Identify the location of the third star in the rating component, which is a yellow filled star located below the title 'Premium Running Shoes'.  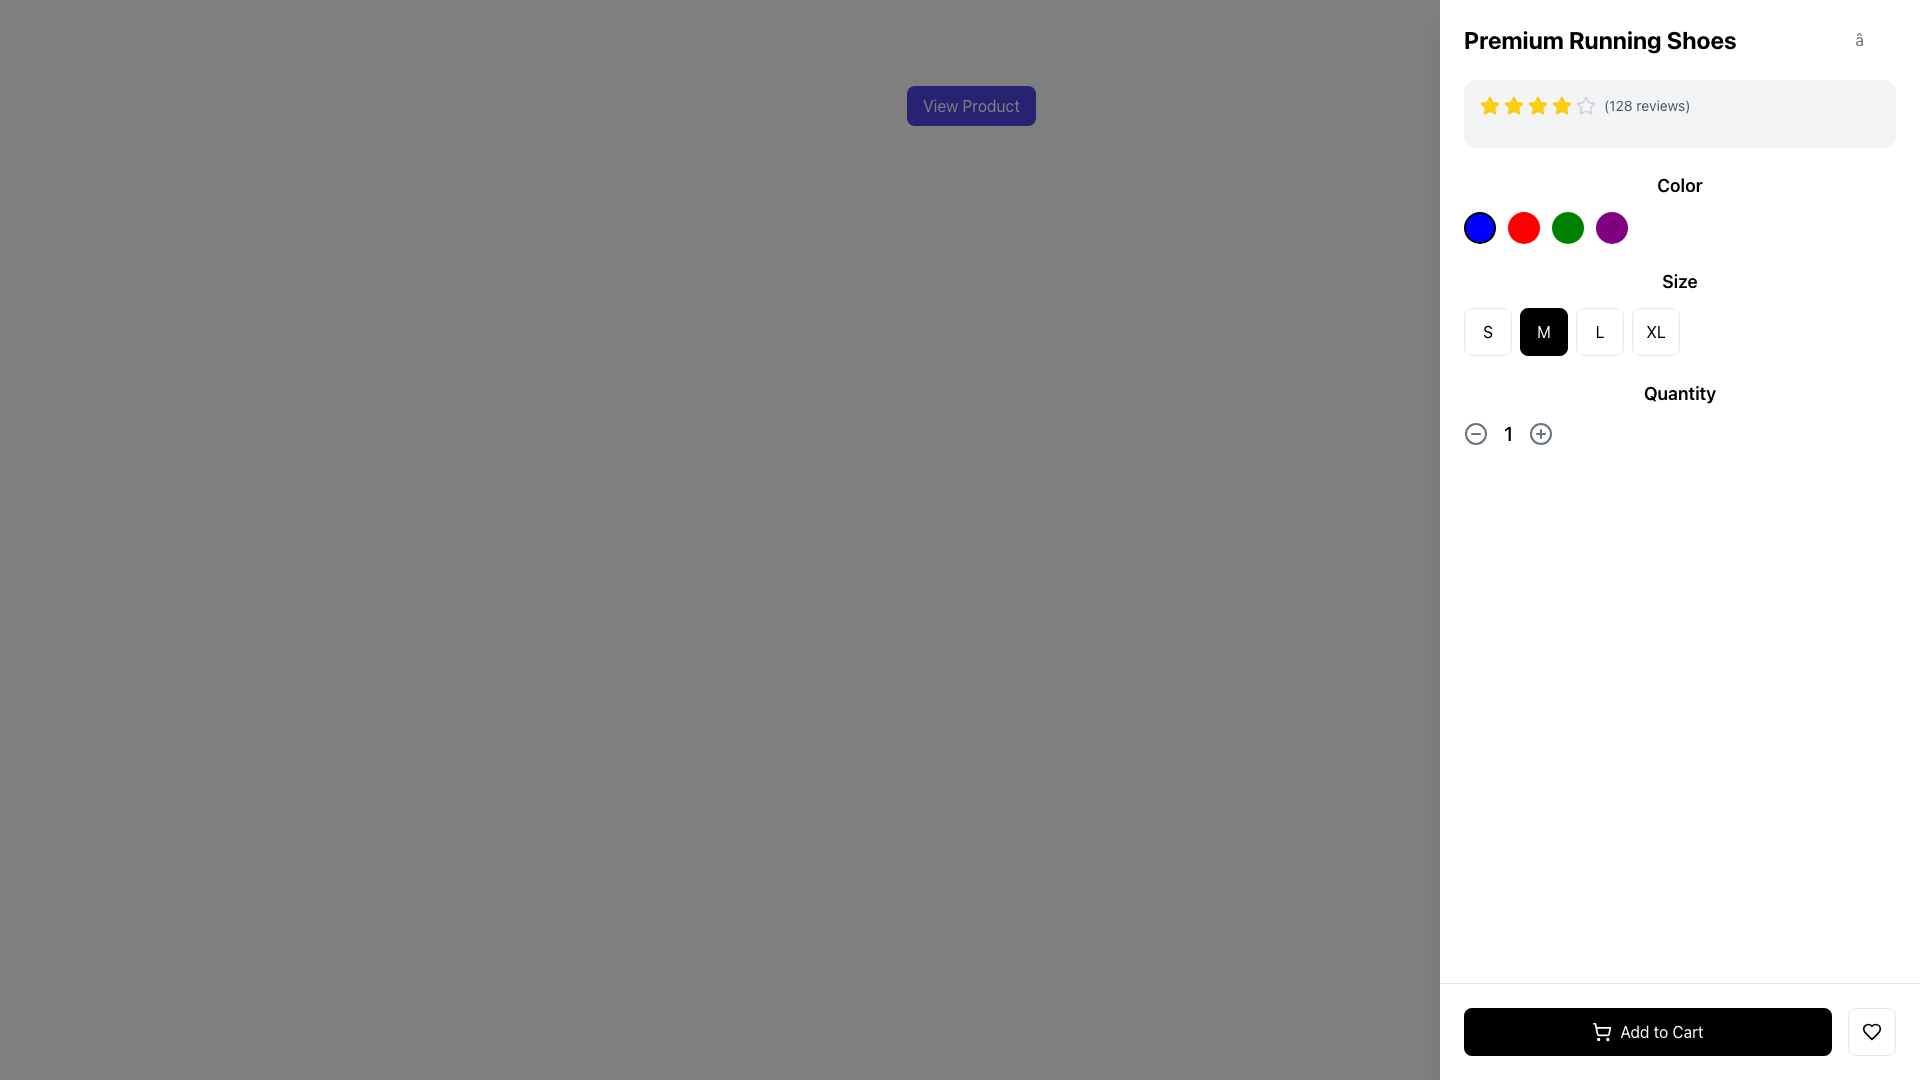
(1536, 105).